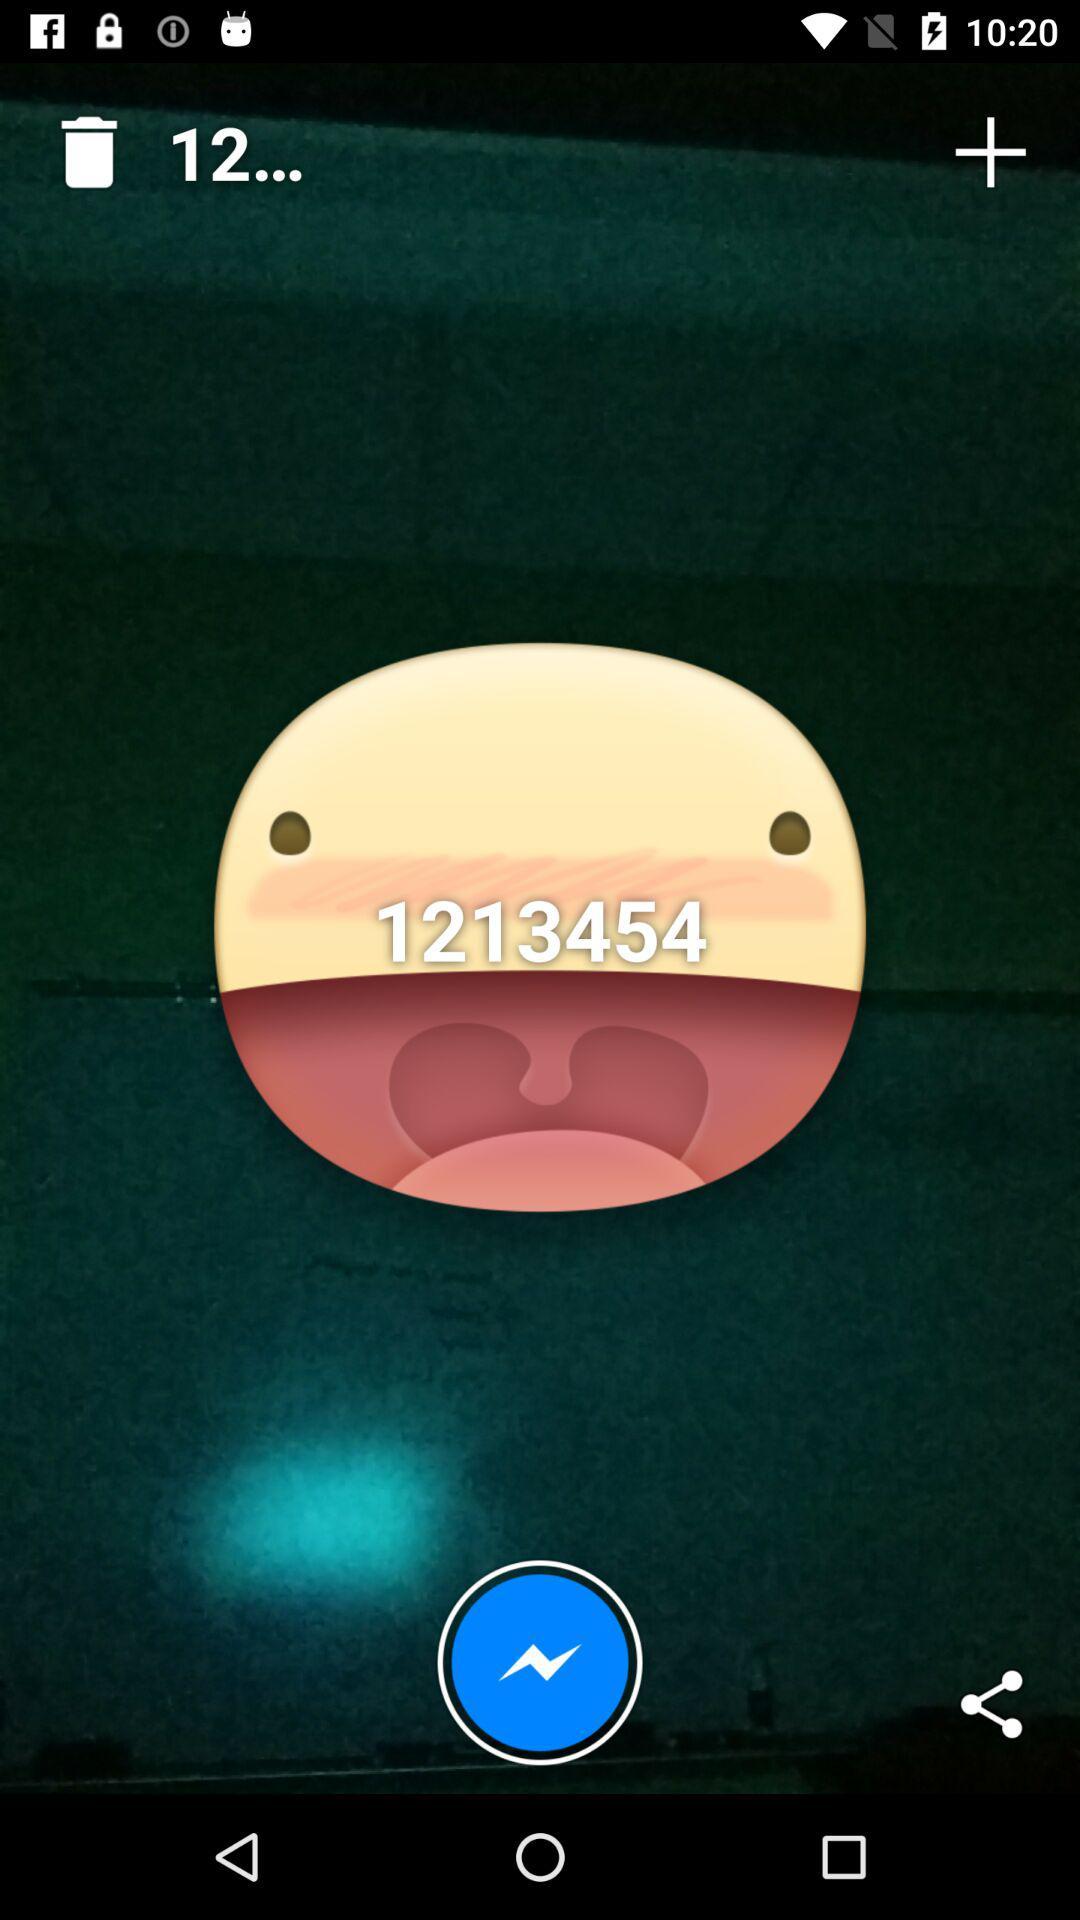  I want to click on the icon next to the 1213454 icon, so click(80, 143).